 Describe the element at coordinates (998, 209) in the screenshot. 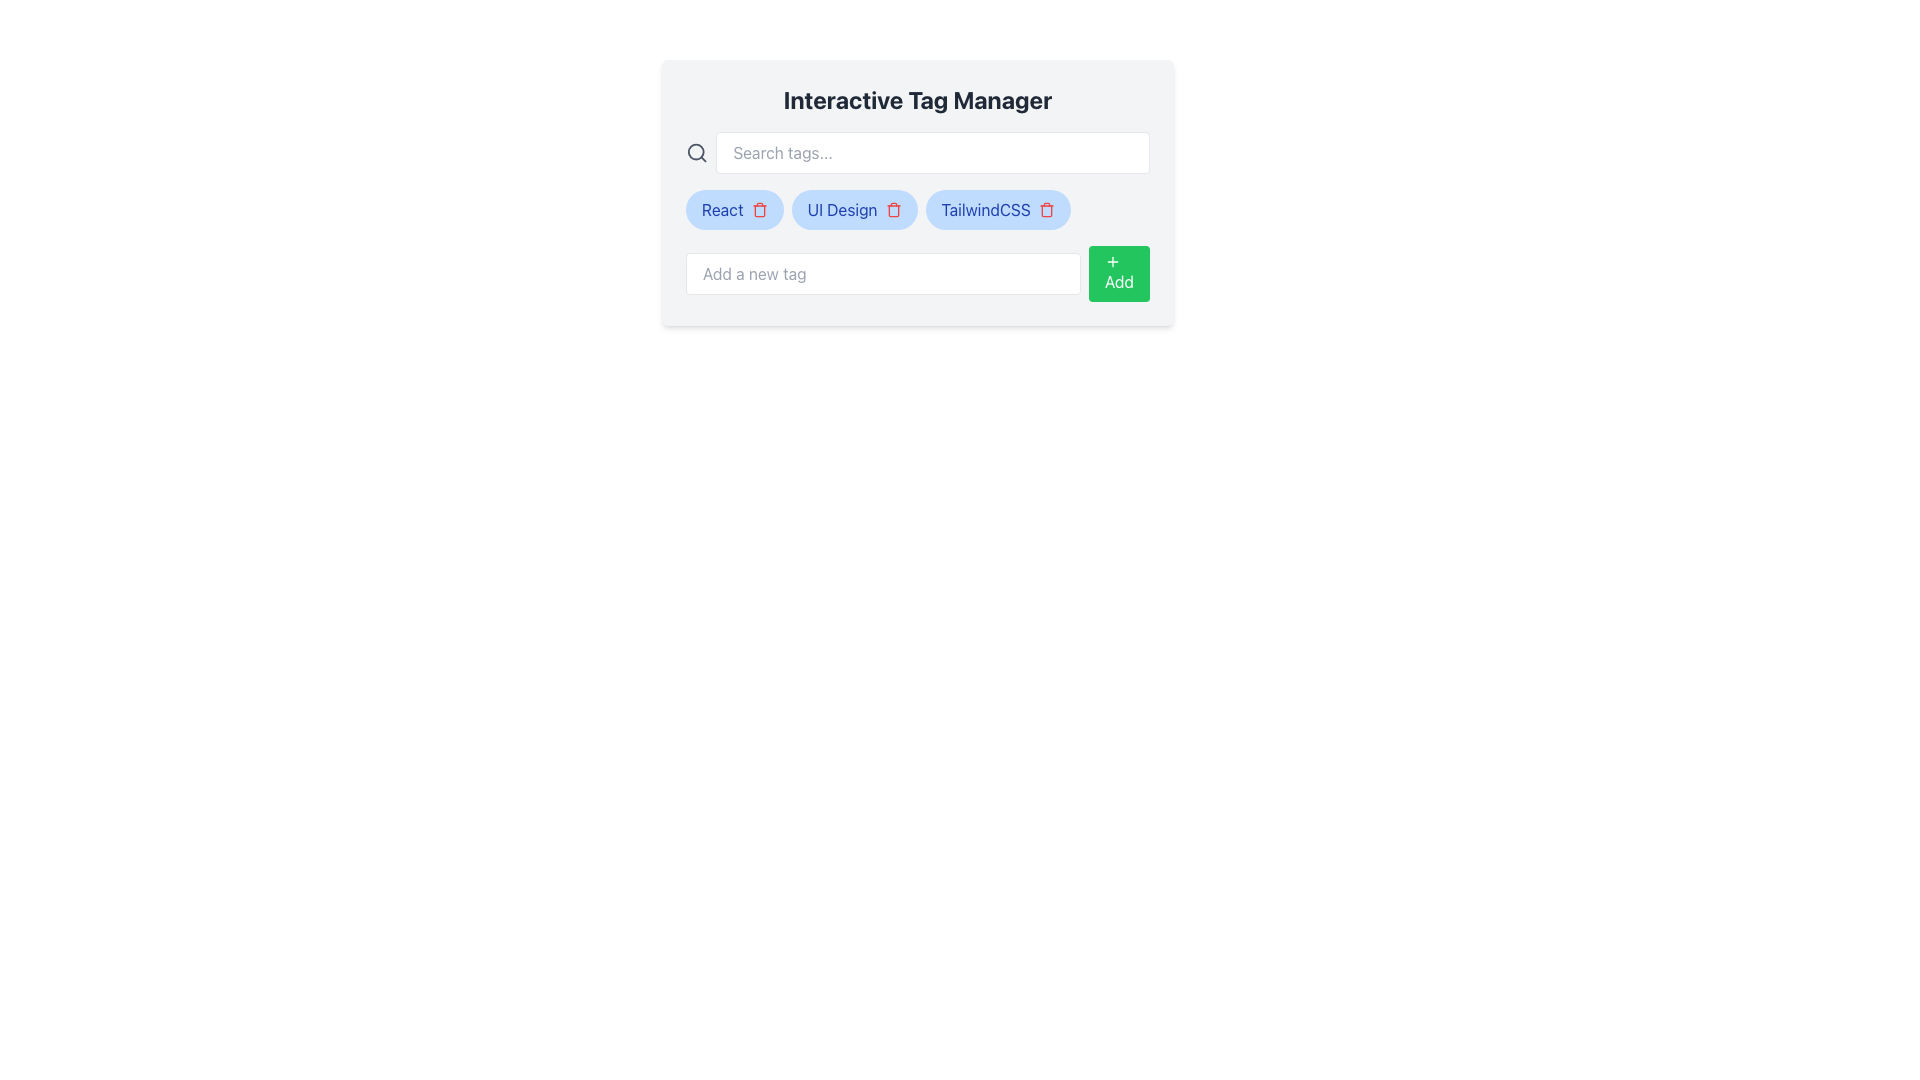

I see `the 'TailwindCSS' tag badge, which is a light blue, rounded rectangular badge containing bold blue text and a red trash icon` at that location.